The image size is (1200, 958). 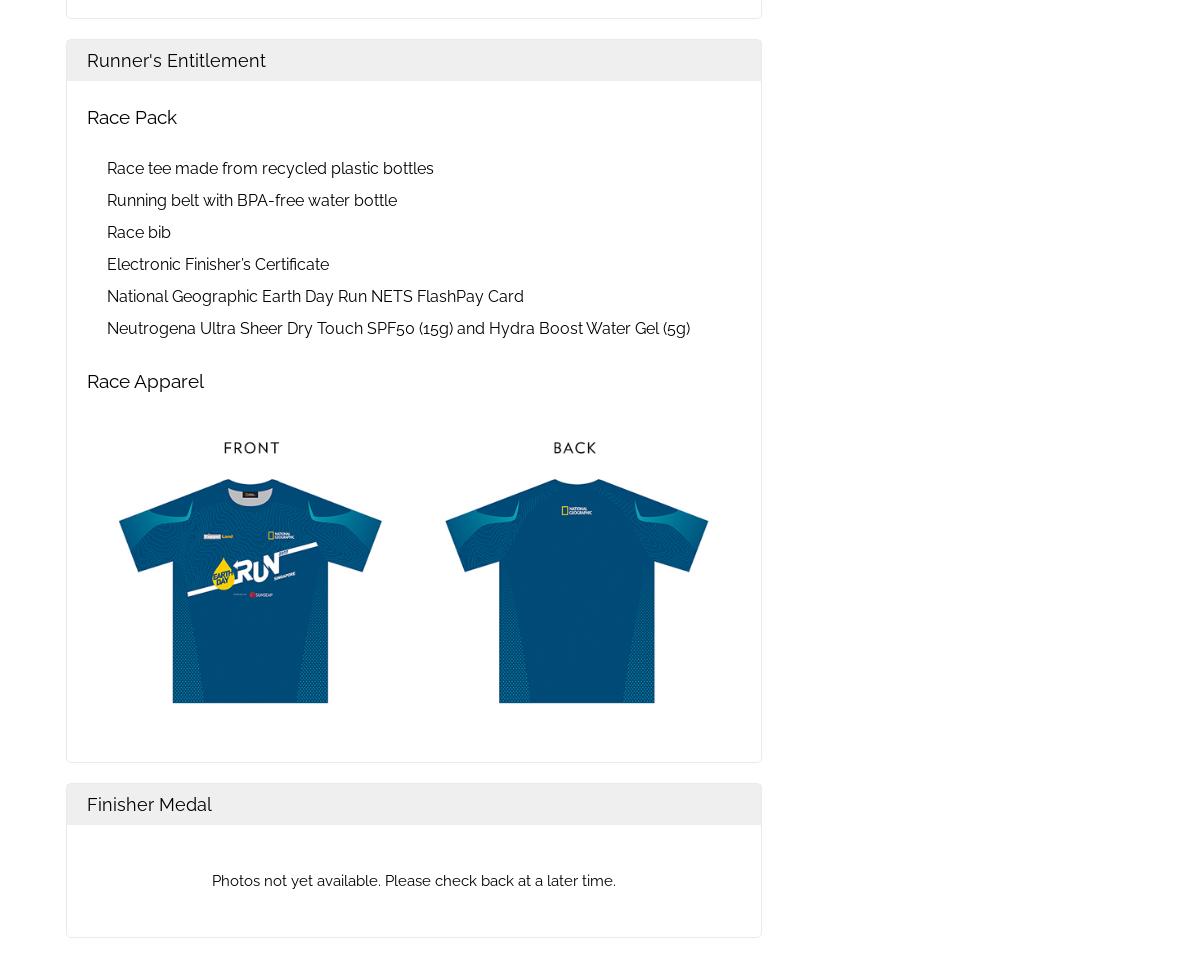 I want to click on 'Race tee made from recycled plastic bottles', so click(x=269, y=167).